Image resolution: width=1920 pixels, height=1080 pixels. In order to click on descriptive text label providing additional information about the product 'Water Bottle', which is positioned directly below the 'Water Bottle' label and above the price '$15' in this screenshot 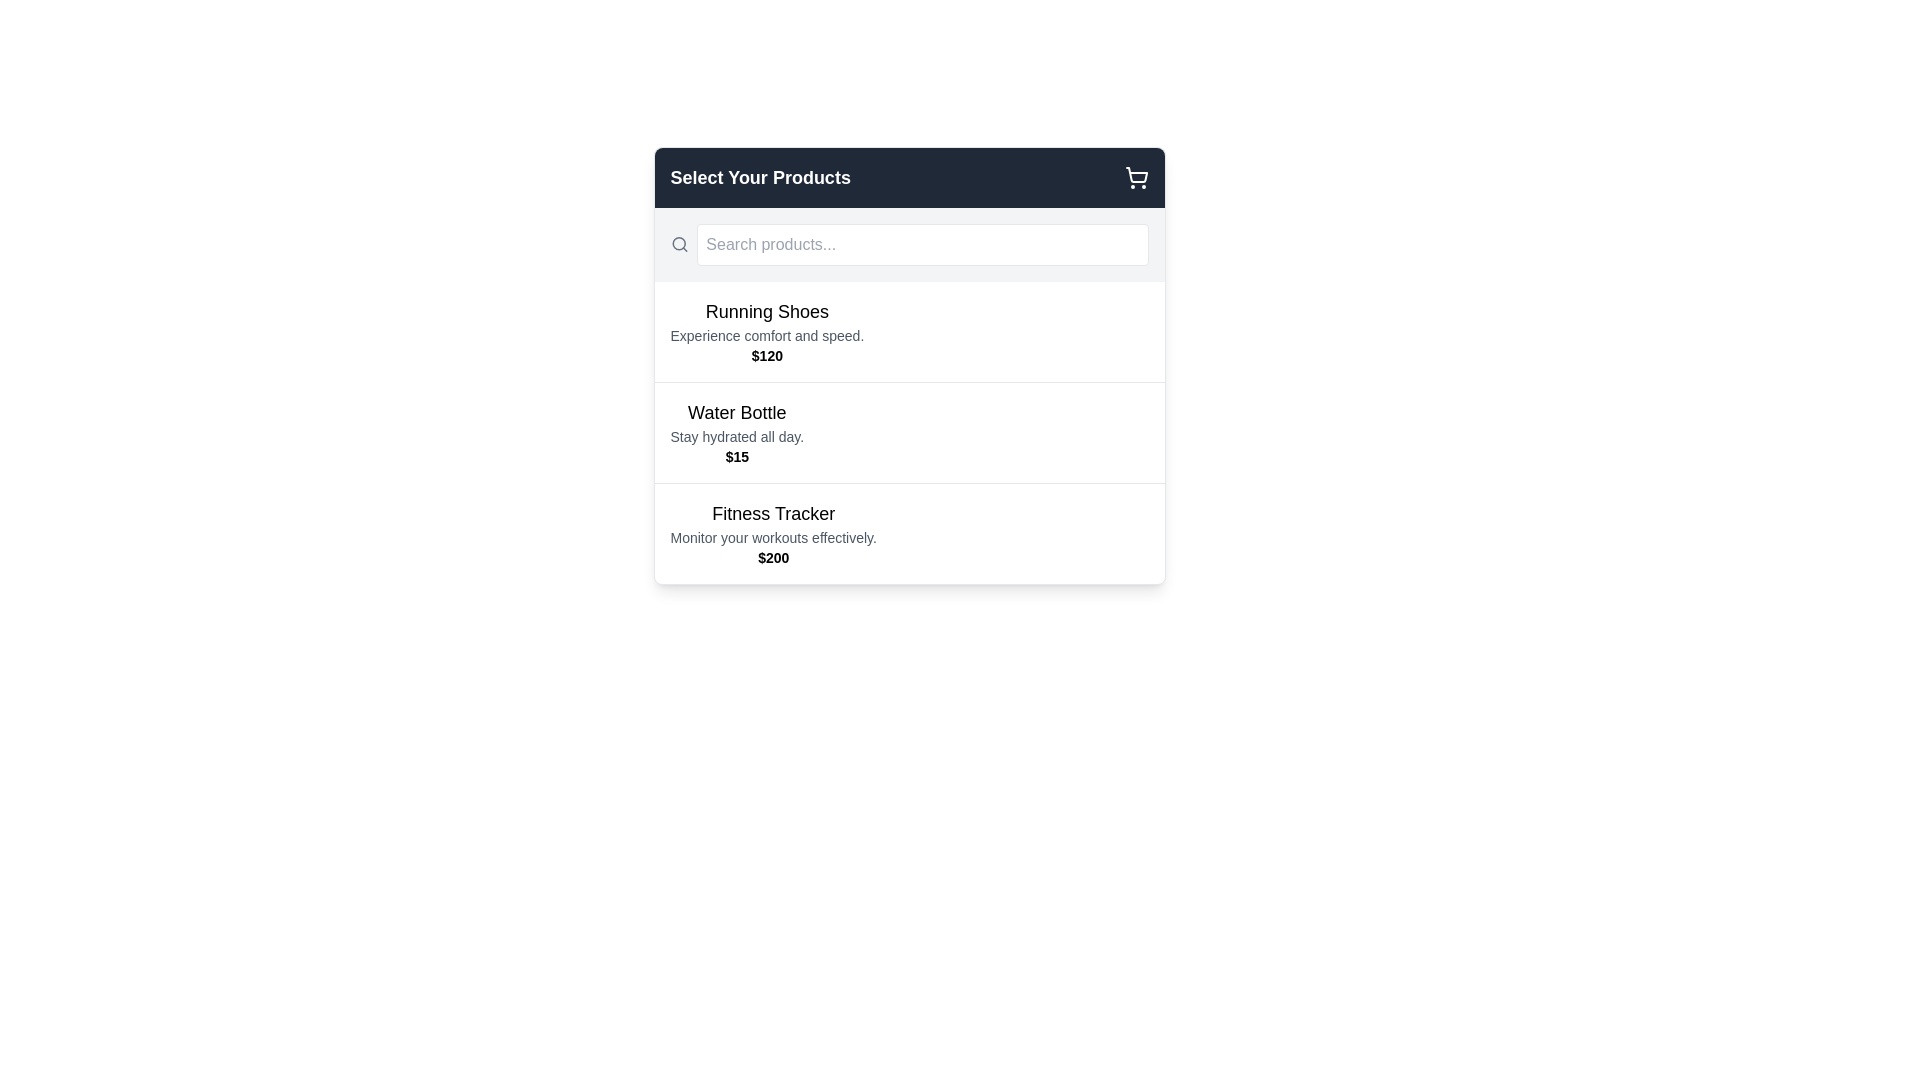, I will do `click(736, 435)`.